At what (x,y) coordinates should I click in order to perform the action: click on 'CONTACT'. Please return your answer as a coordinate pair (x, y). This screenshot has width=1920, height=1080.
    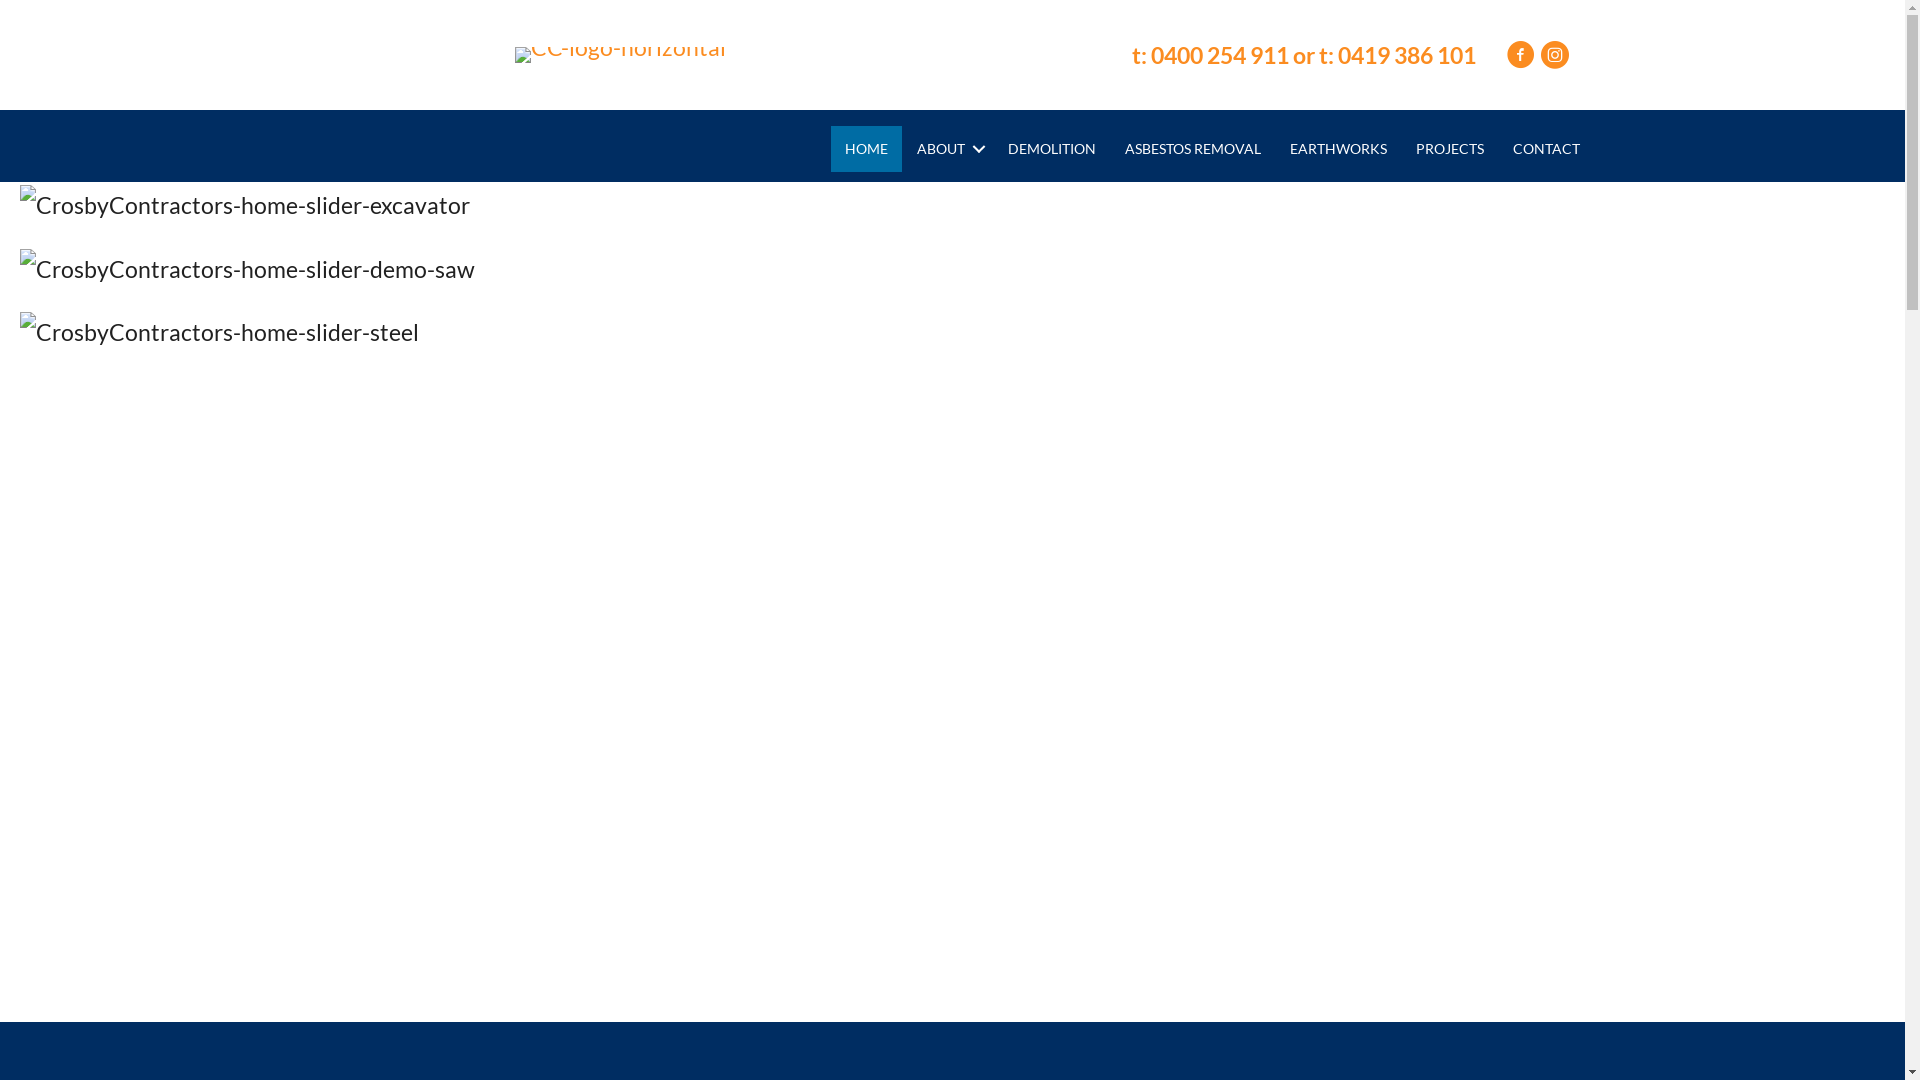
    Looking at the image, I should click on (1545, 148).